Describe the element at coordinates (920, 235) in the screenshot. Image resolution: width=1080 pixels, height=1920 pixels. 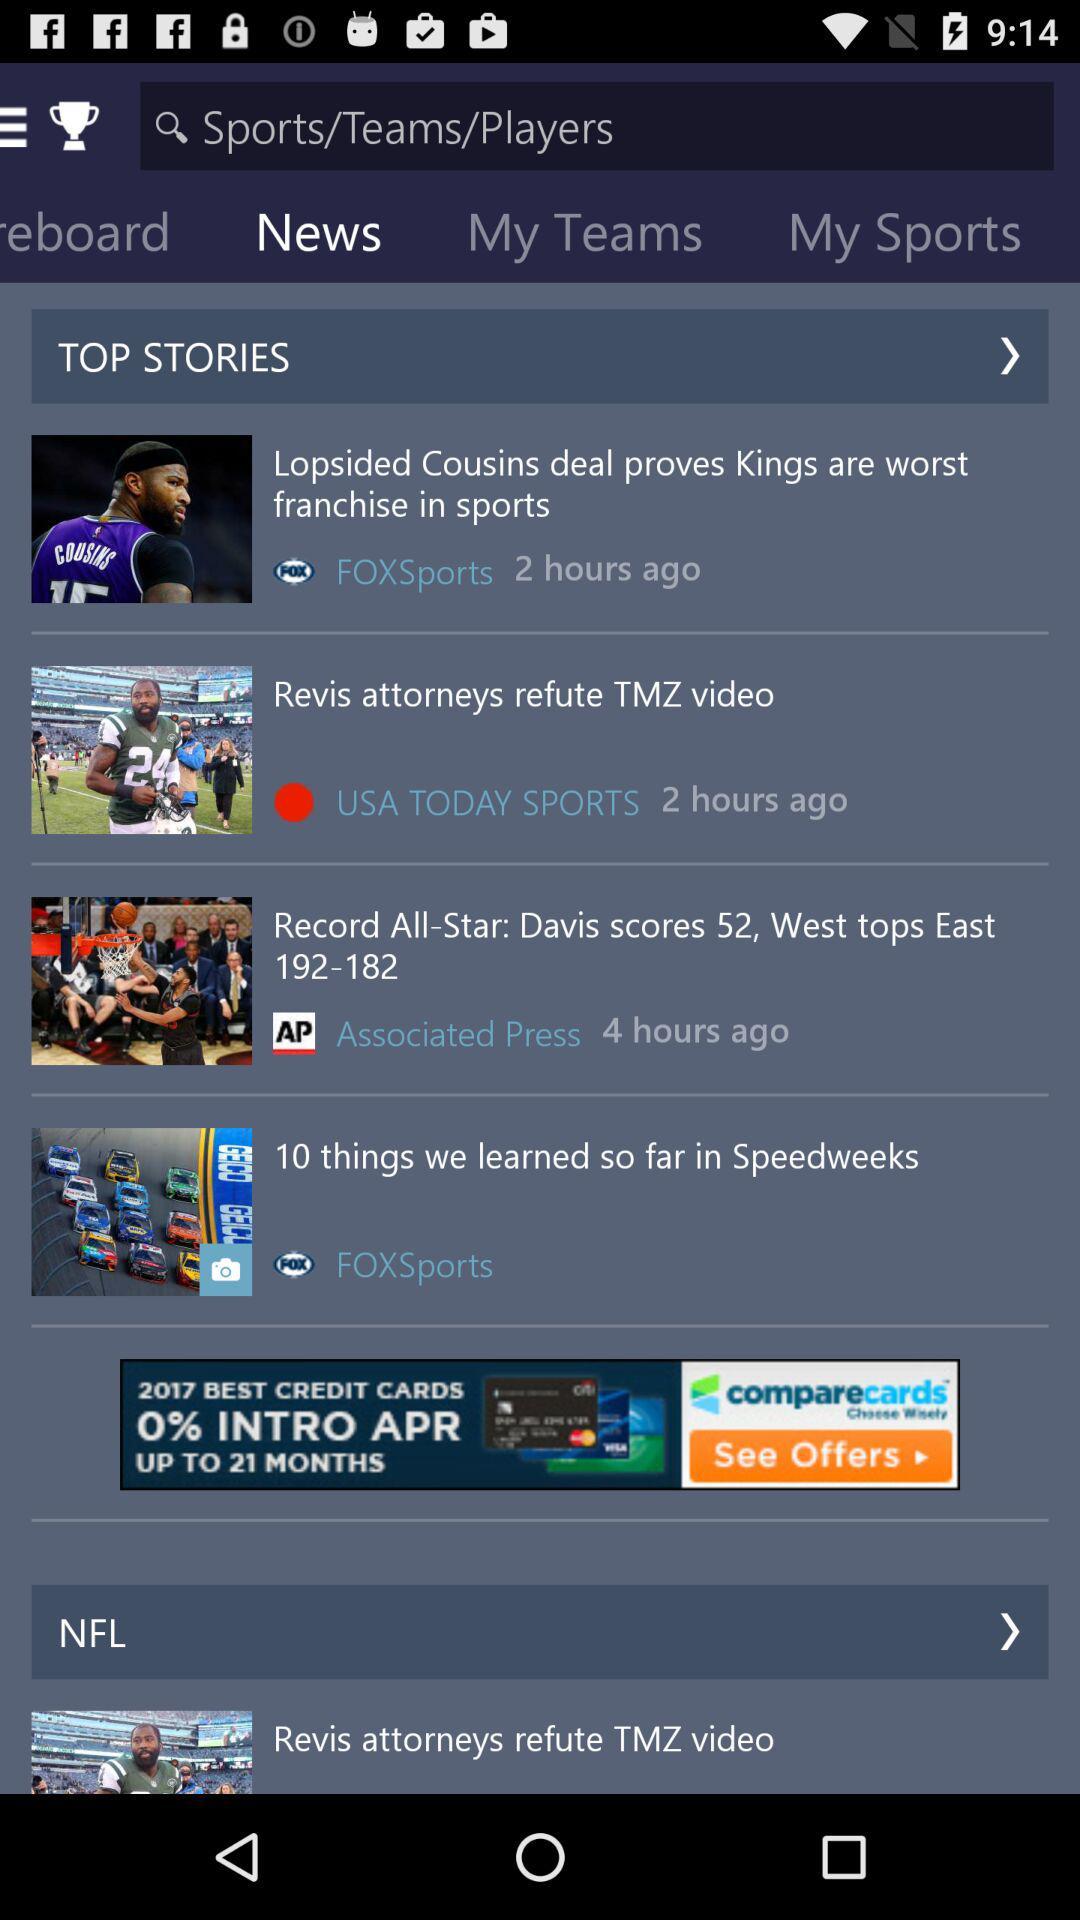
I see `item above the top stories` at that location.